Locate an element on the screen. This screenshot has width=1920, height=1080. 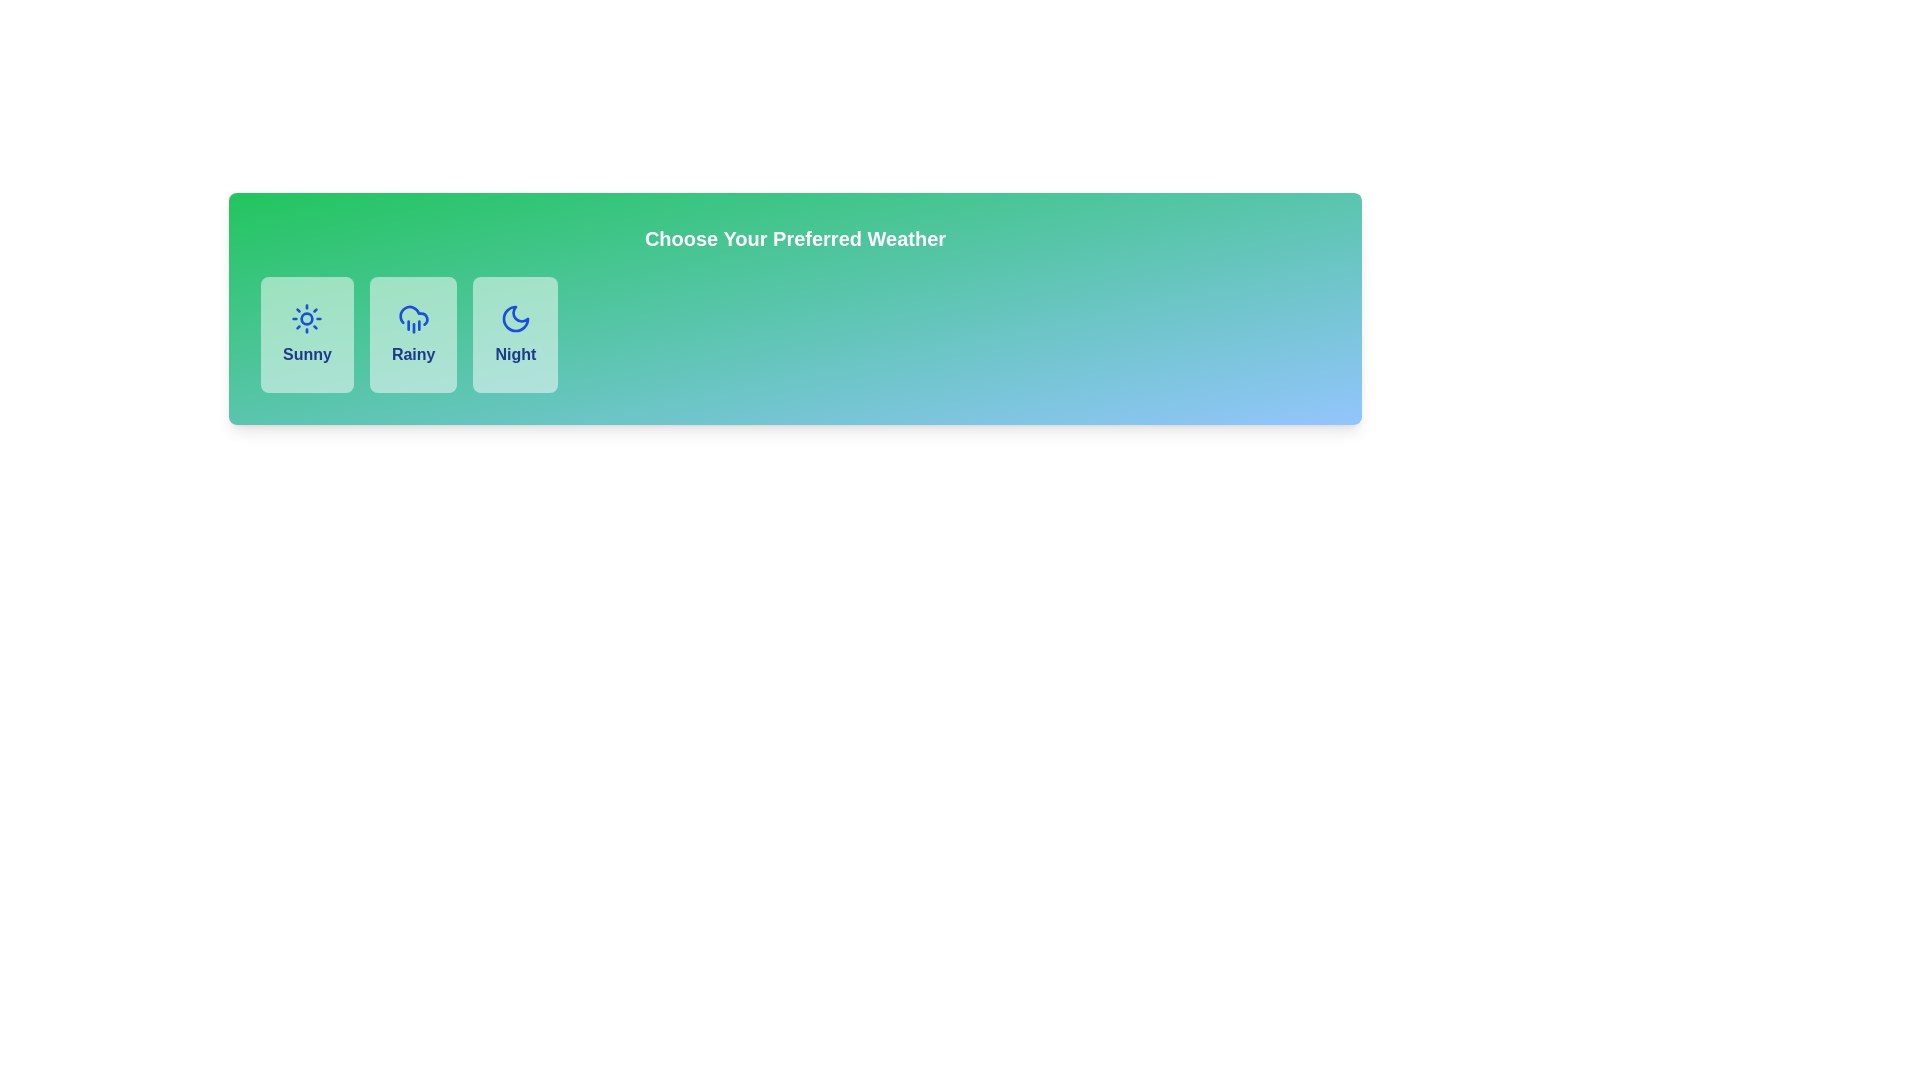
the moon-shaped icon in the 'Night' button is located at coordinates (515, 318).